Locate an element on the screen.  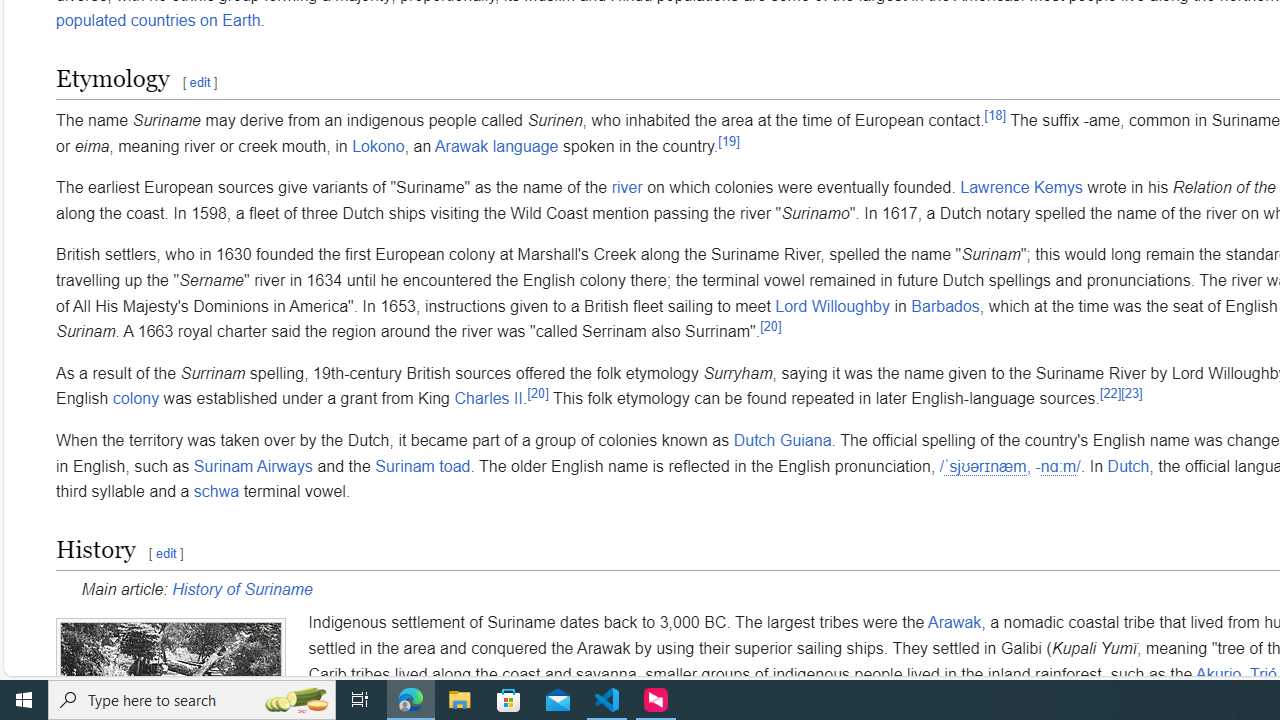
'History of Suriname' is located at coordinates (241, 588).